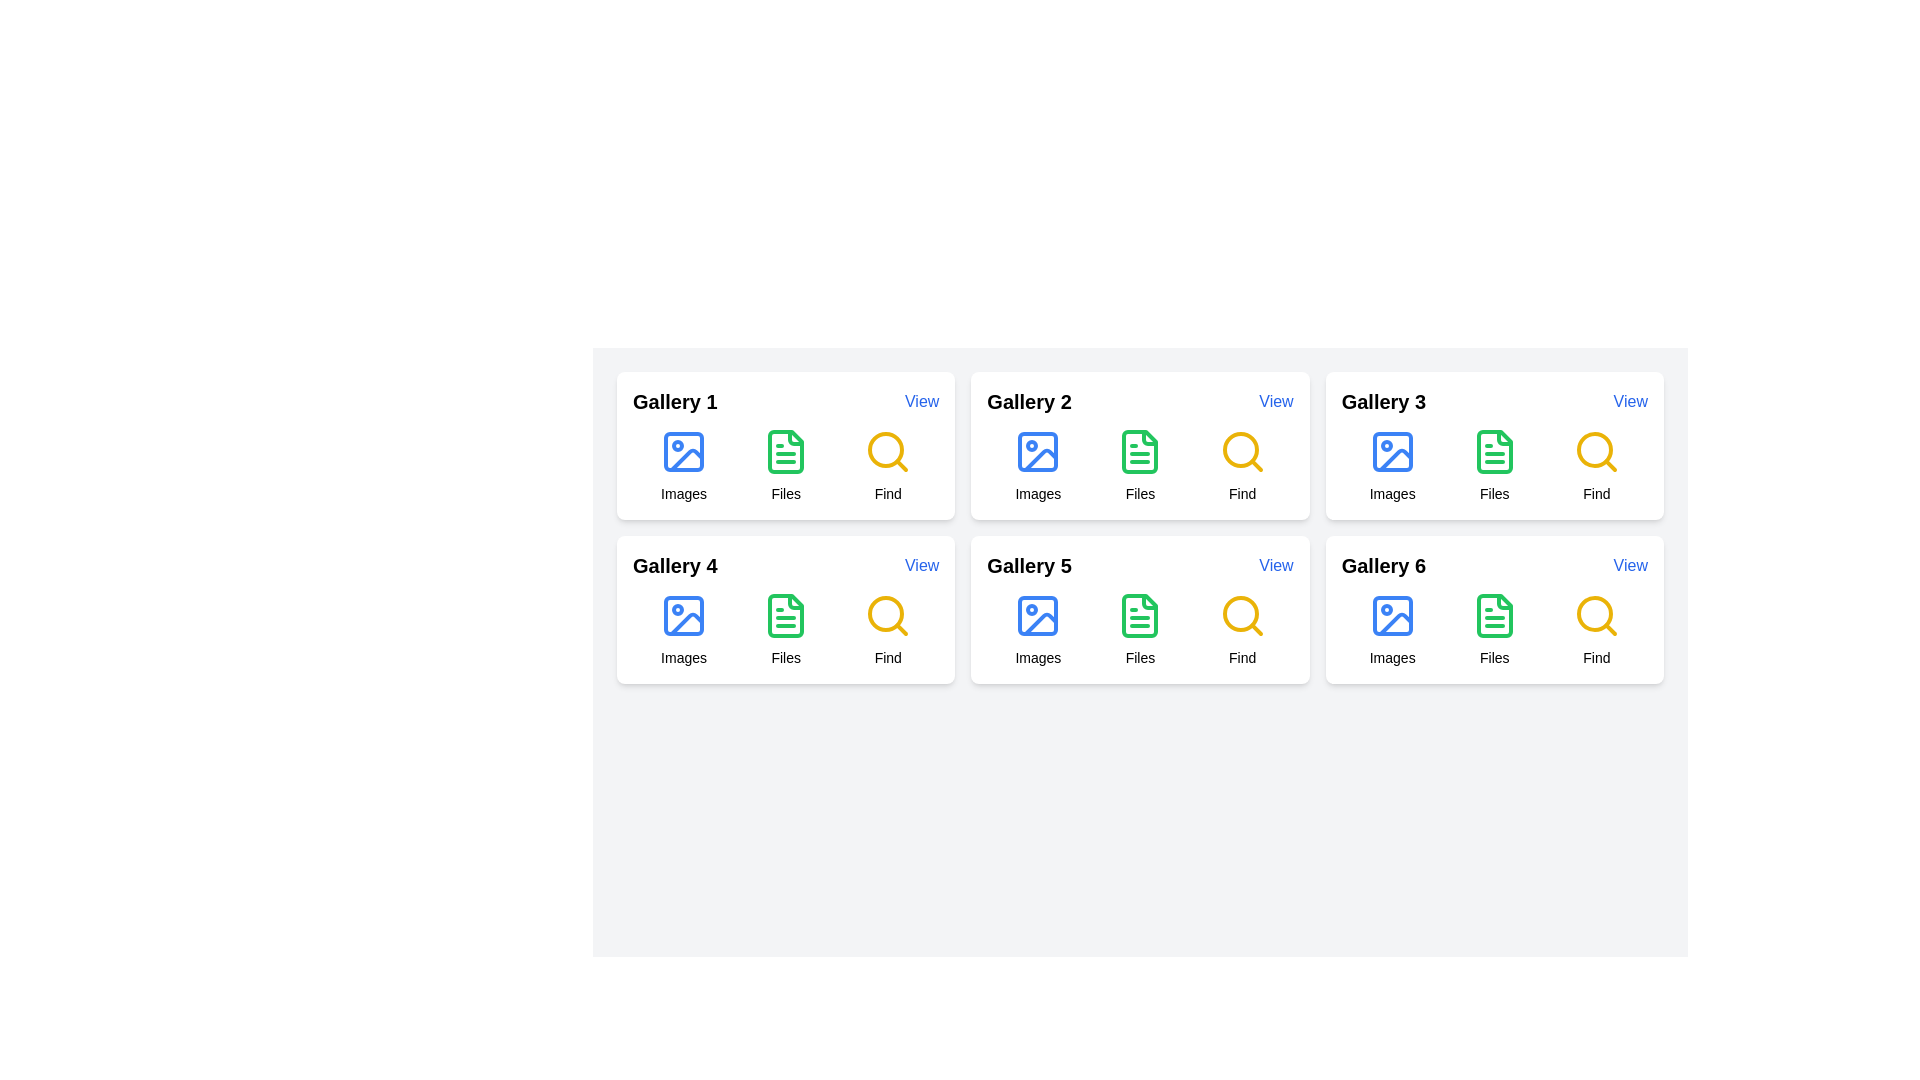 This screenshot has height=1080, width=1920. What do you see at coordinates (1382, 401) in the screenshot?
I see `the bold textual header 'Gallery 3' located in the first row and third column of a grid layout of cards` at bounding box center [1382, 401].